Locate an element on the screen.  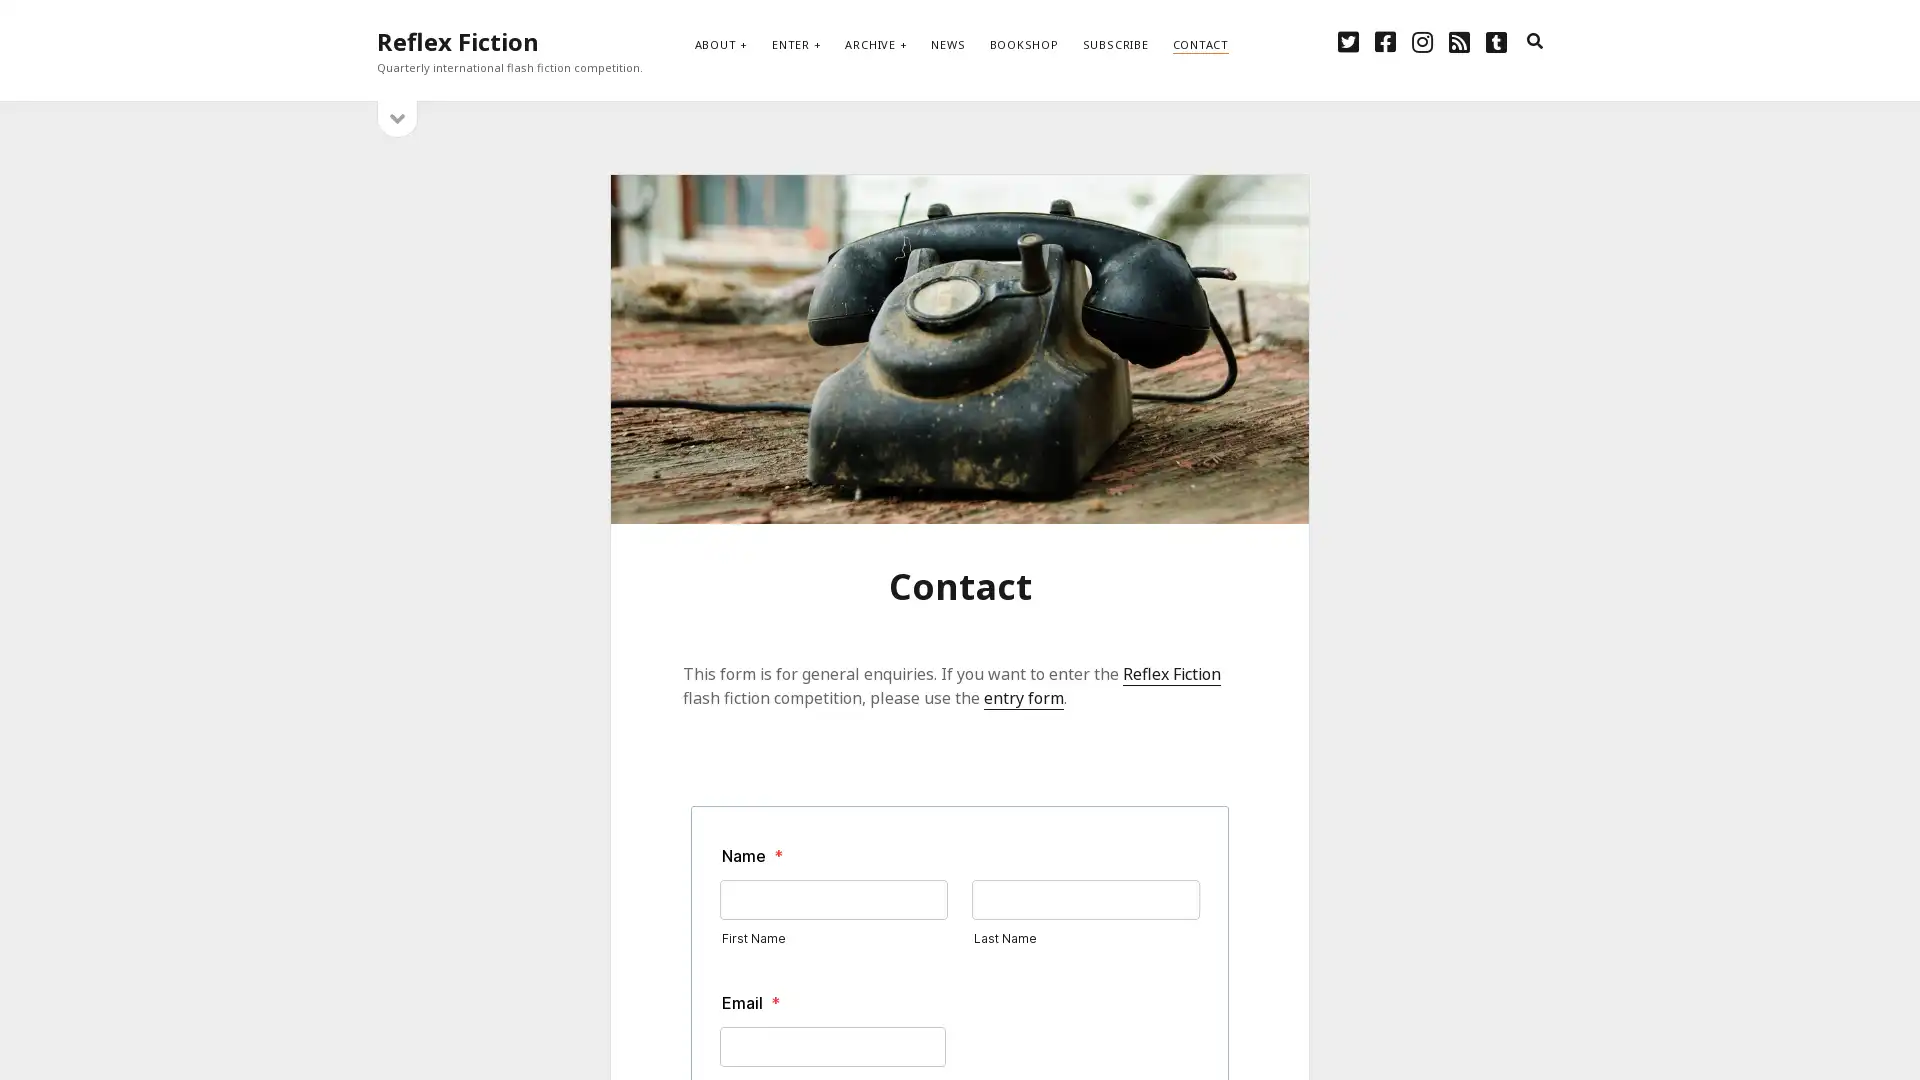
search is located at coordinates (1534, 42).